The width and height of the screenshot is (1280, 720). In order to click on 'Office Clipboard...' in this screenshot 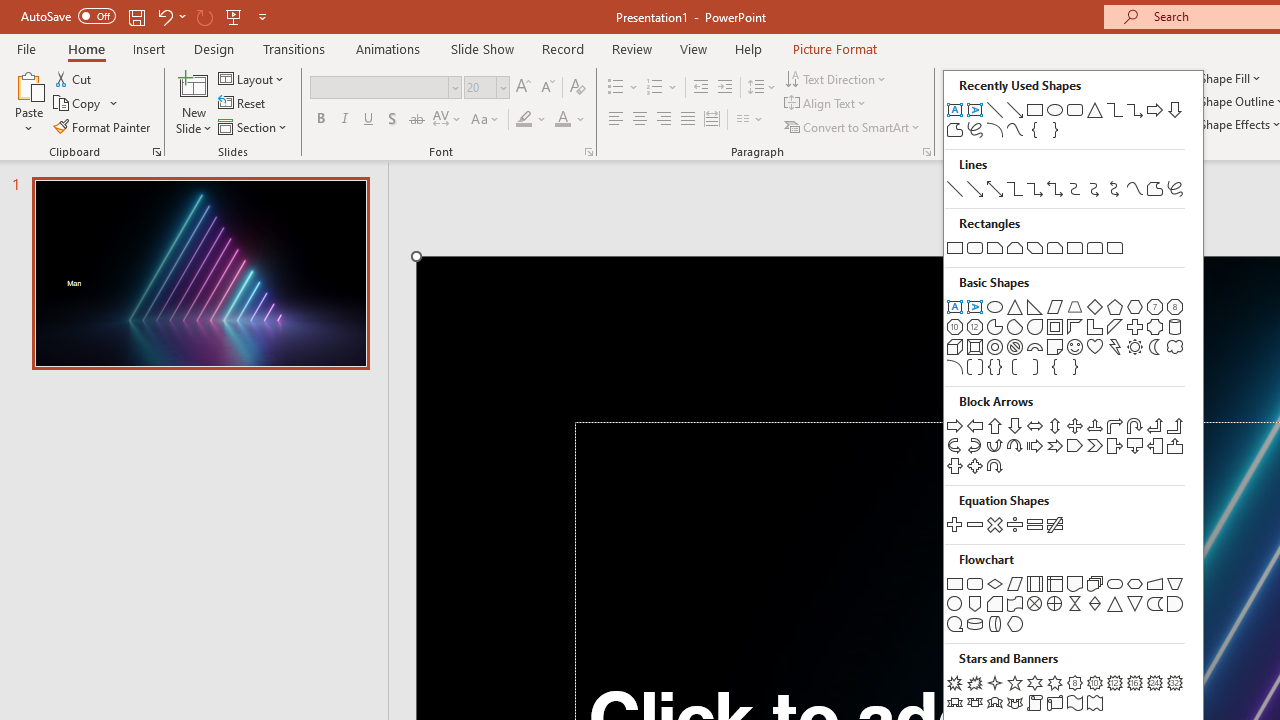, I will do `click(155, 150)`.